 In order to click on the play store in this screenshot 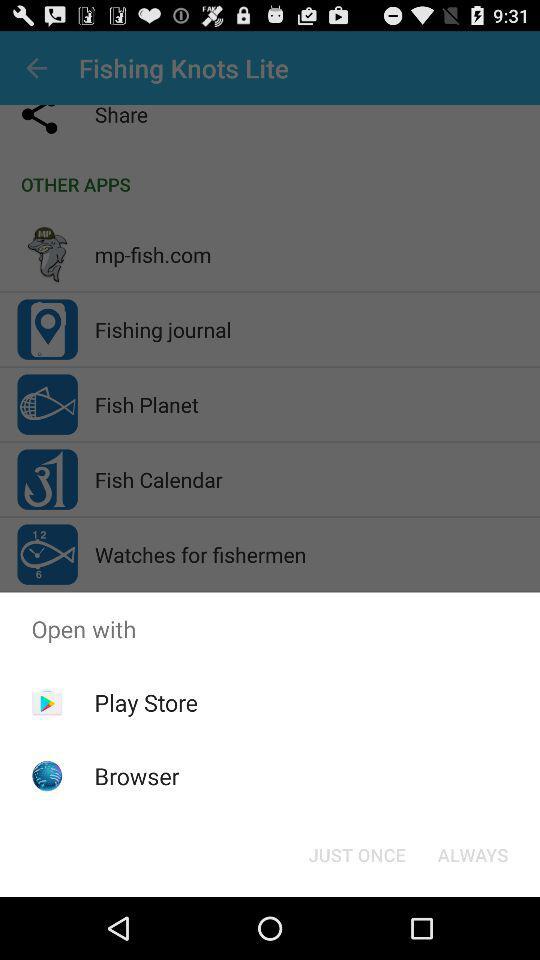, I will do `click(145, 702)`.